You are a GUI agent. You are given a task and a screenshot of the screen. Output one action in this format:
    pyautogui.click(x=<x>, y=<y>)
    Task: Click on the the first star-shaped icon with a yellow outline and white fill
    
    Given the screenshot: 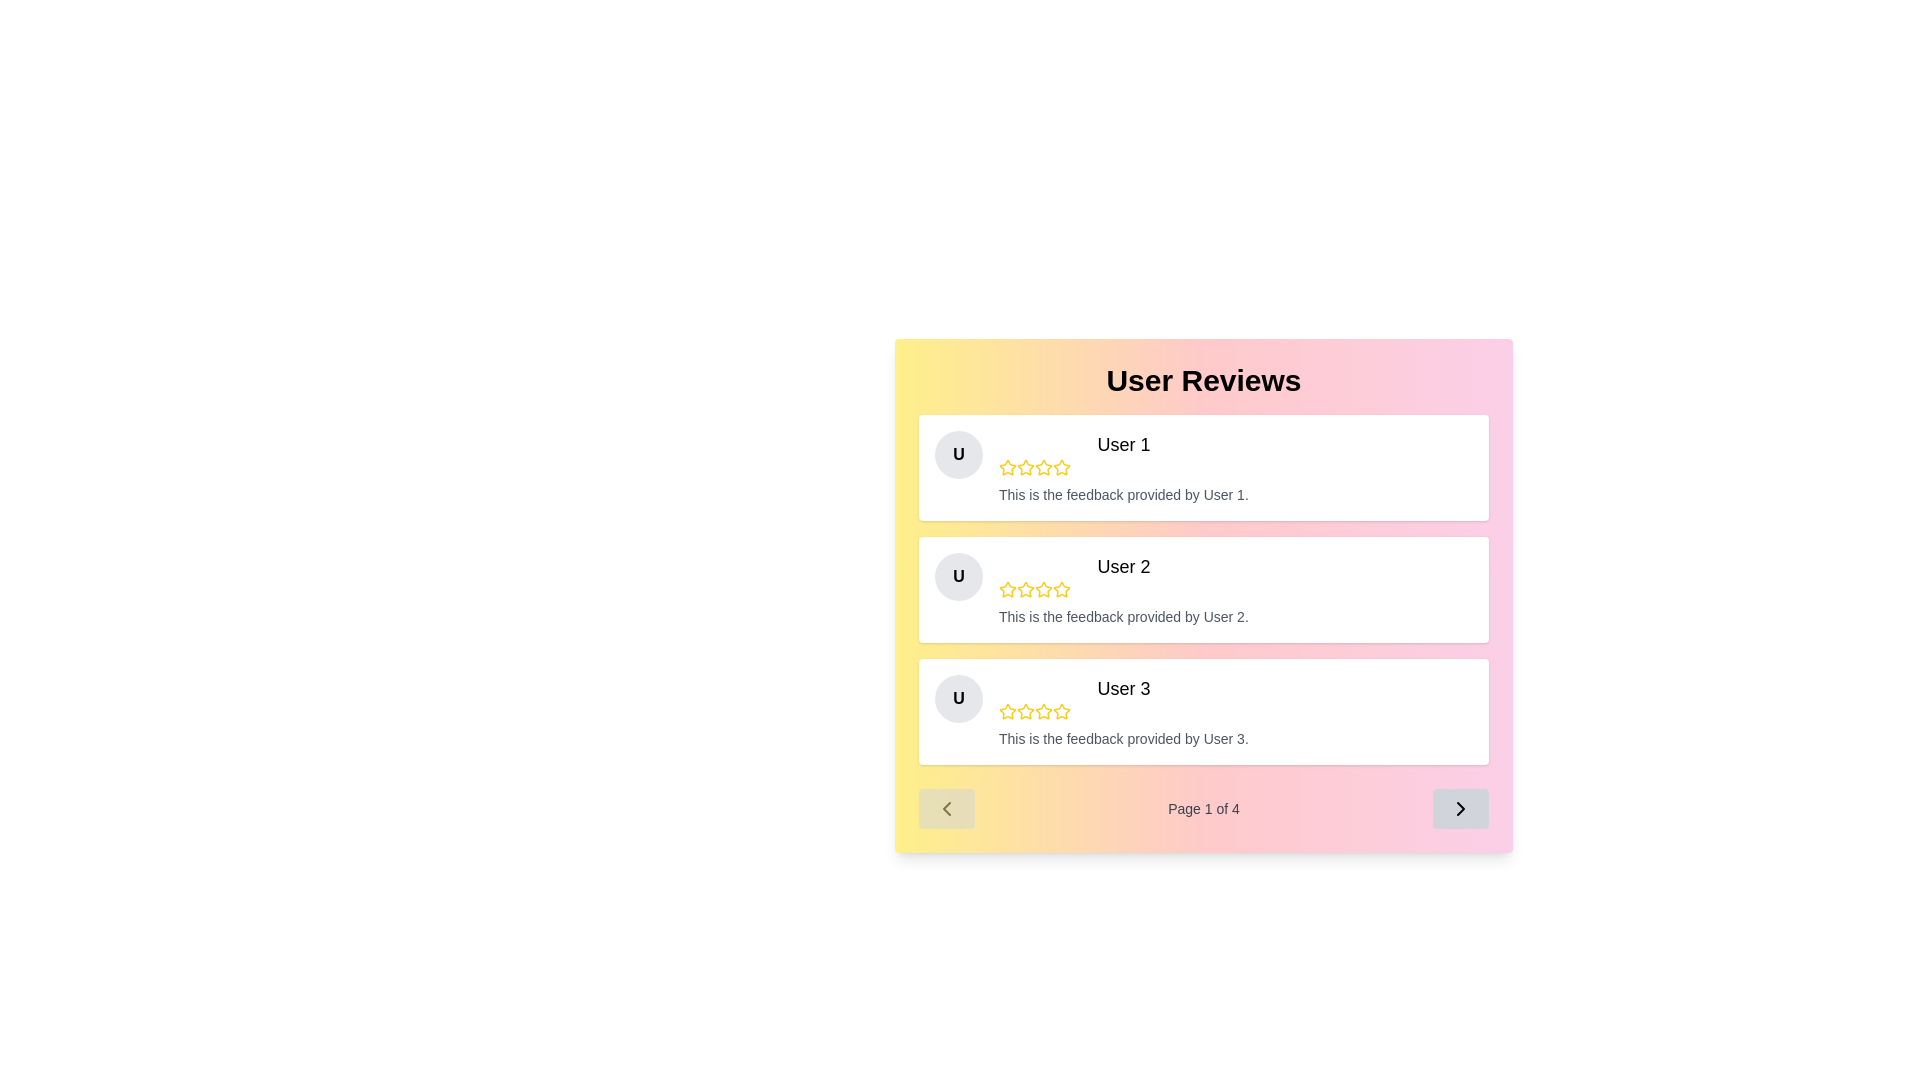 What is the action you would take?
    pyautogui.click(x=1008, y=467)
    